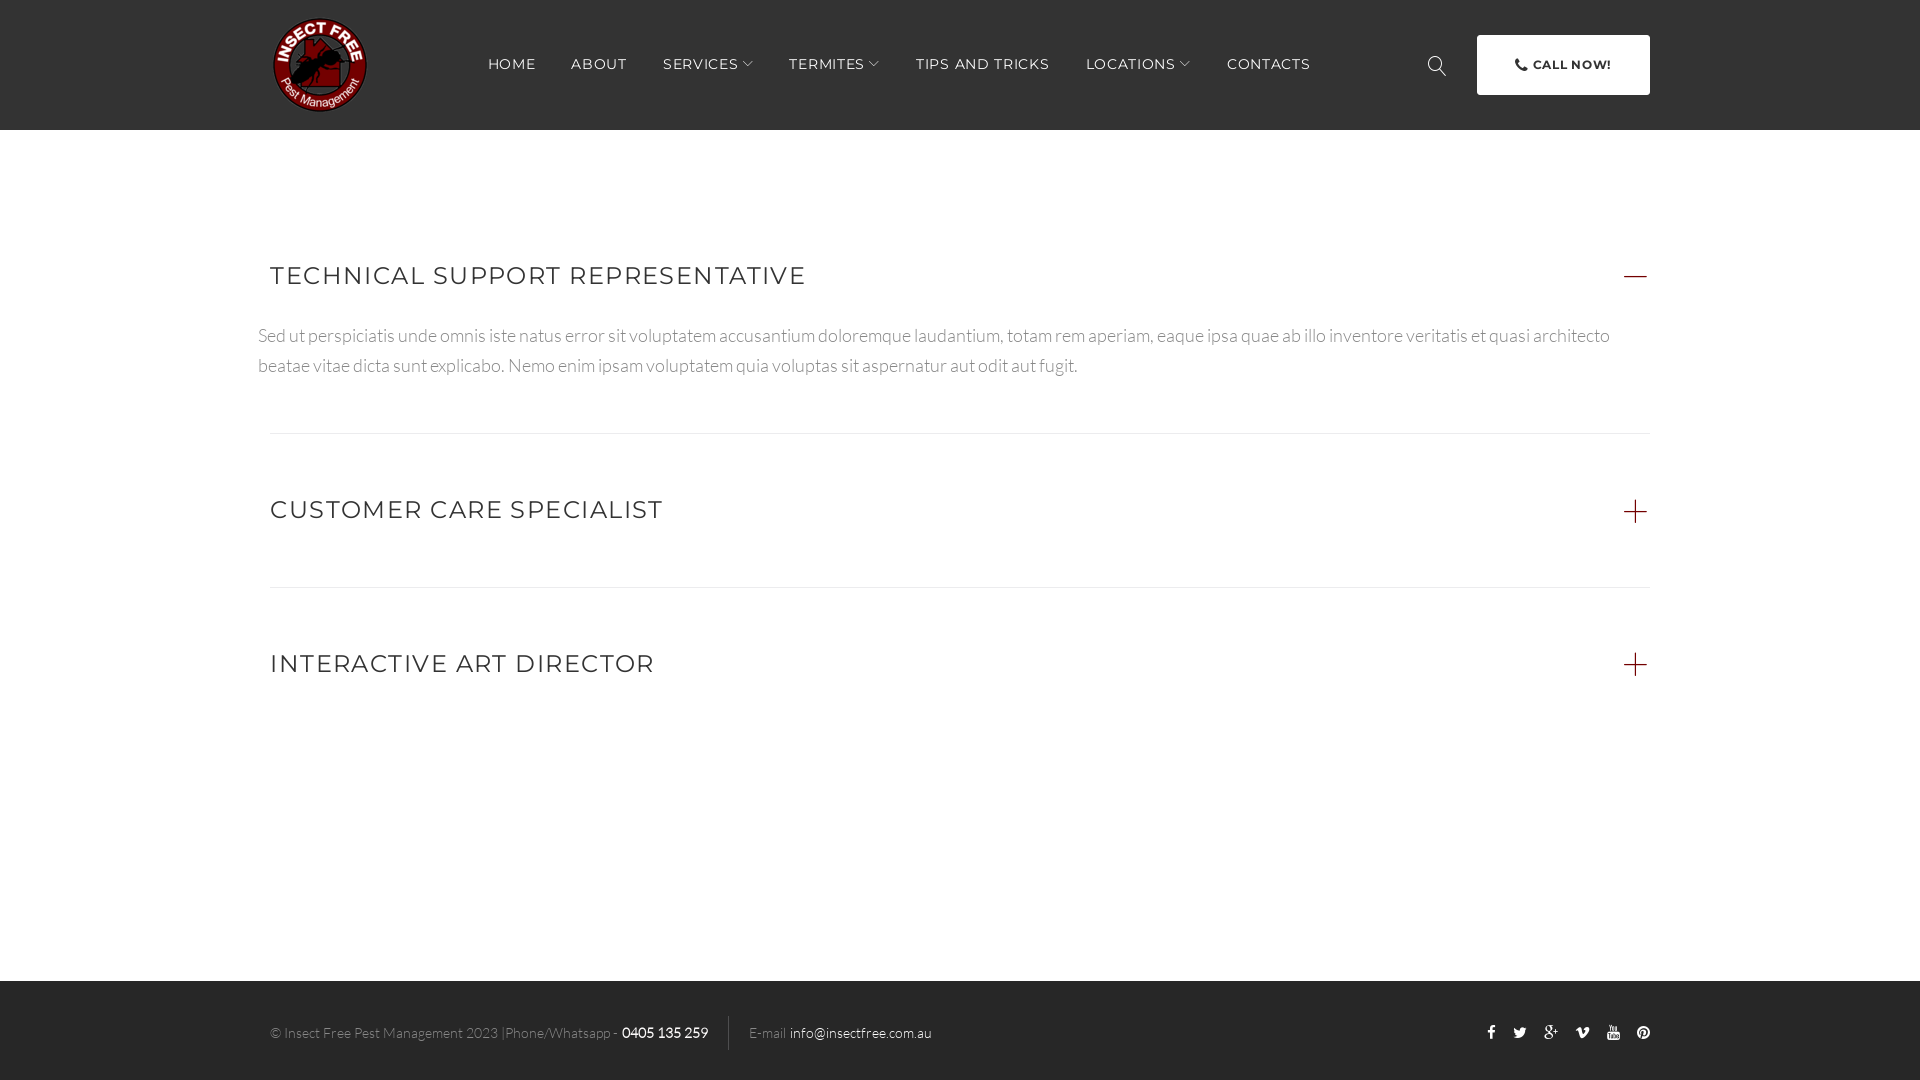 This screenshot has height=1080, width=1920. What do you see at coordinates (1138, 63) in the screenshot?
I see `'LOCATIONS'` at bounding box center [1138, 63].